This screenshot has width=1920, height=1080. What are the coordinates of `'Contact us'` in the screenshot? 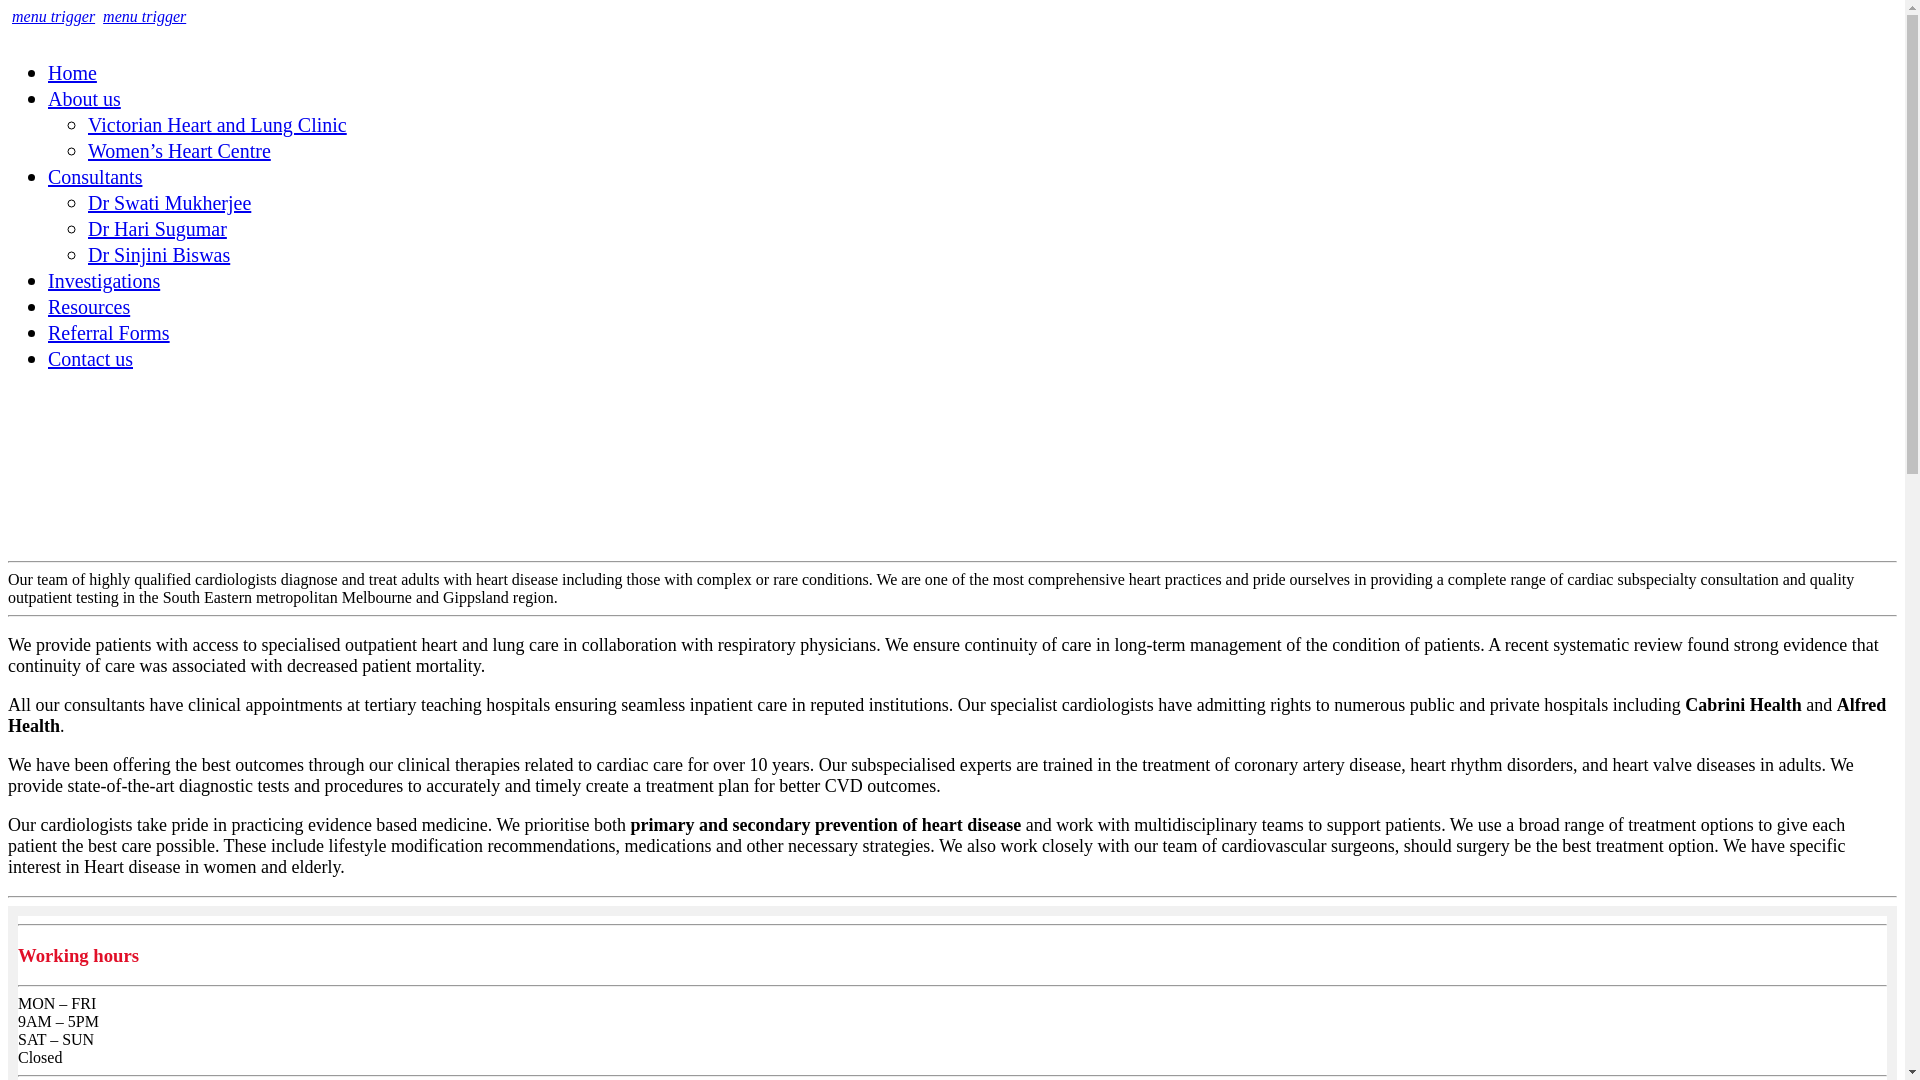 It's located at (89, 357).